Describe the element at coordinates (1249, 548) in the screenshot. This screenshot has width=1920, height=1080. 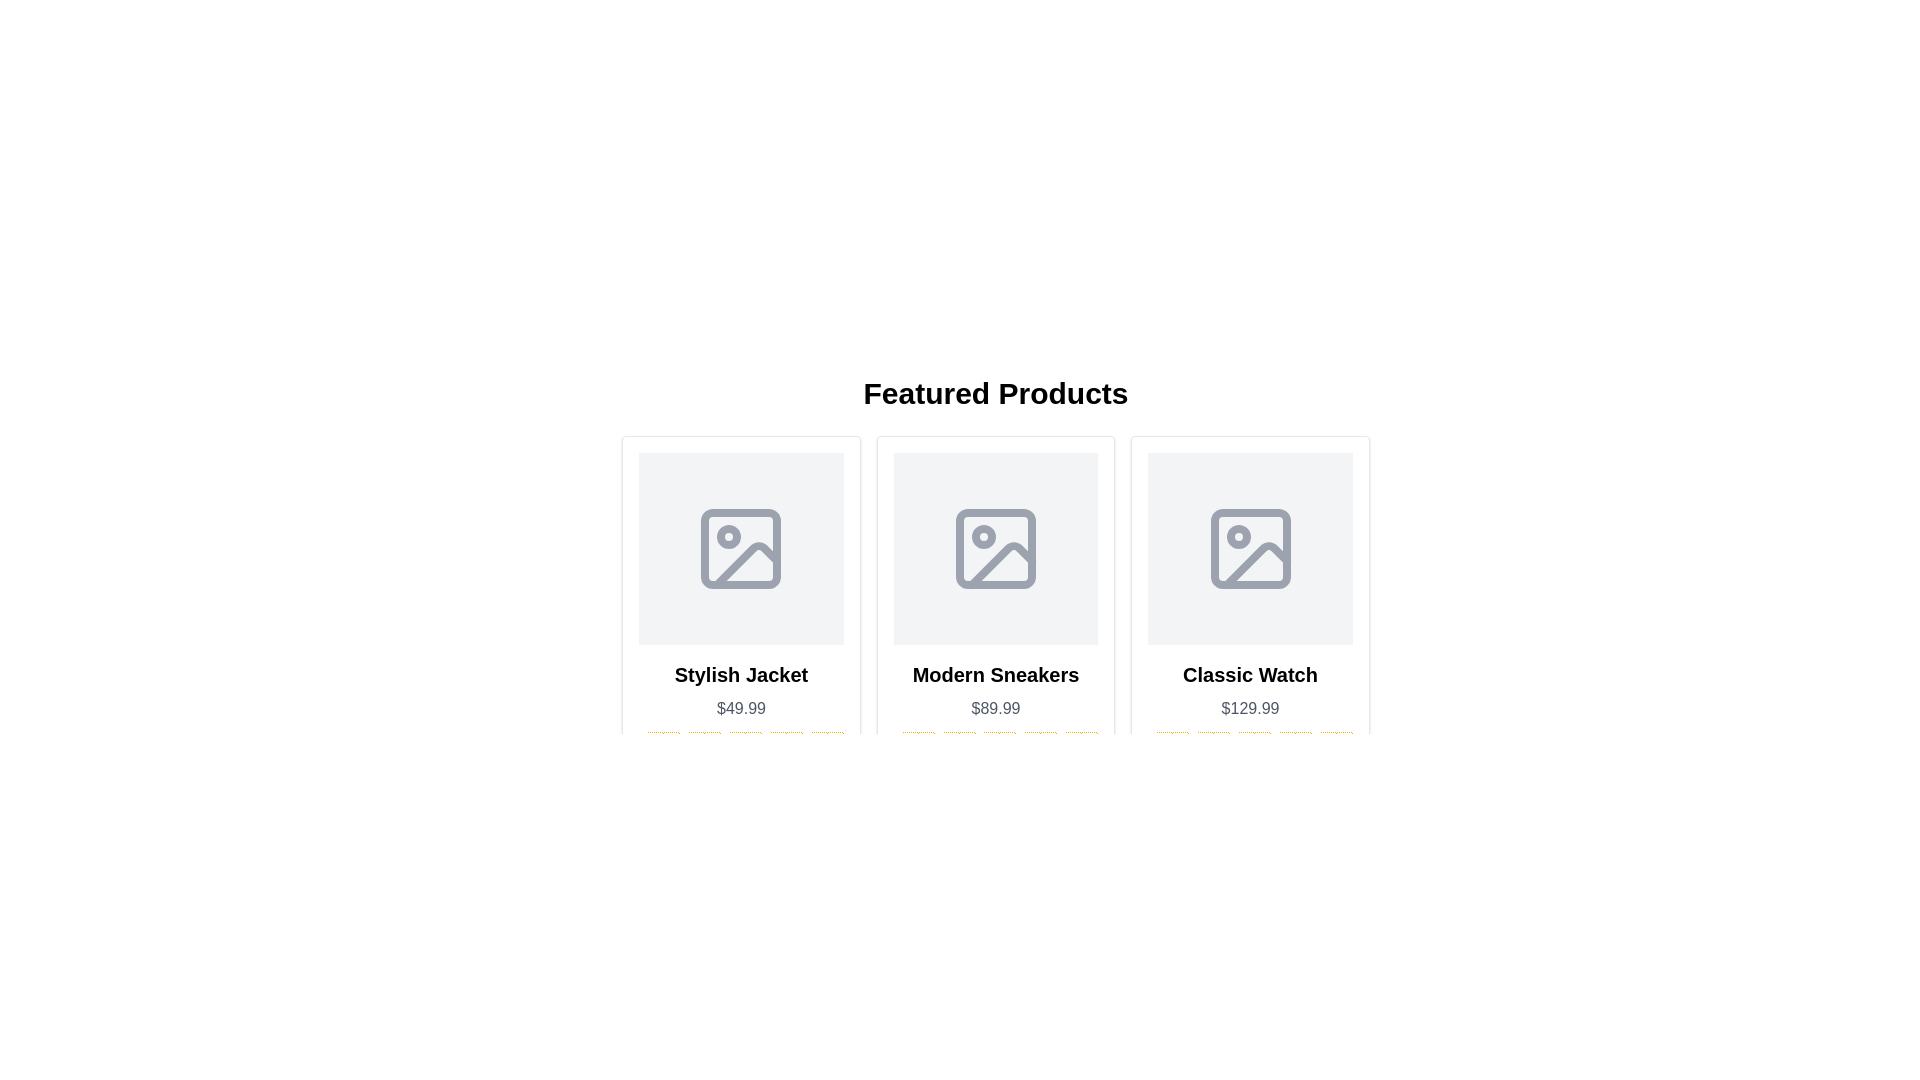
I see `the Image Placeholder for the 'Classic Watch'` at that location.